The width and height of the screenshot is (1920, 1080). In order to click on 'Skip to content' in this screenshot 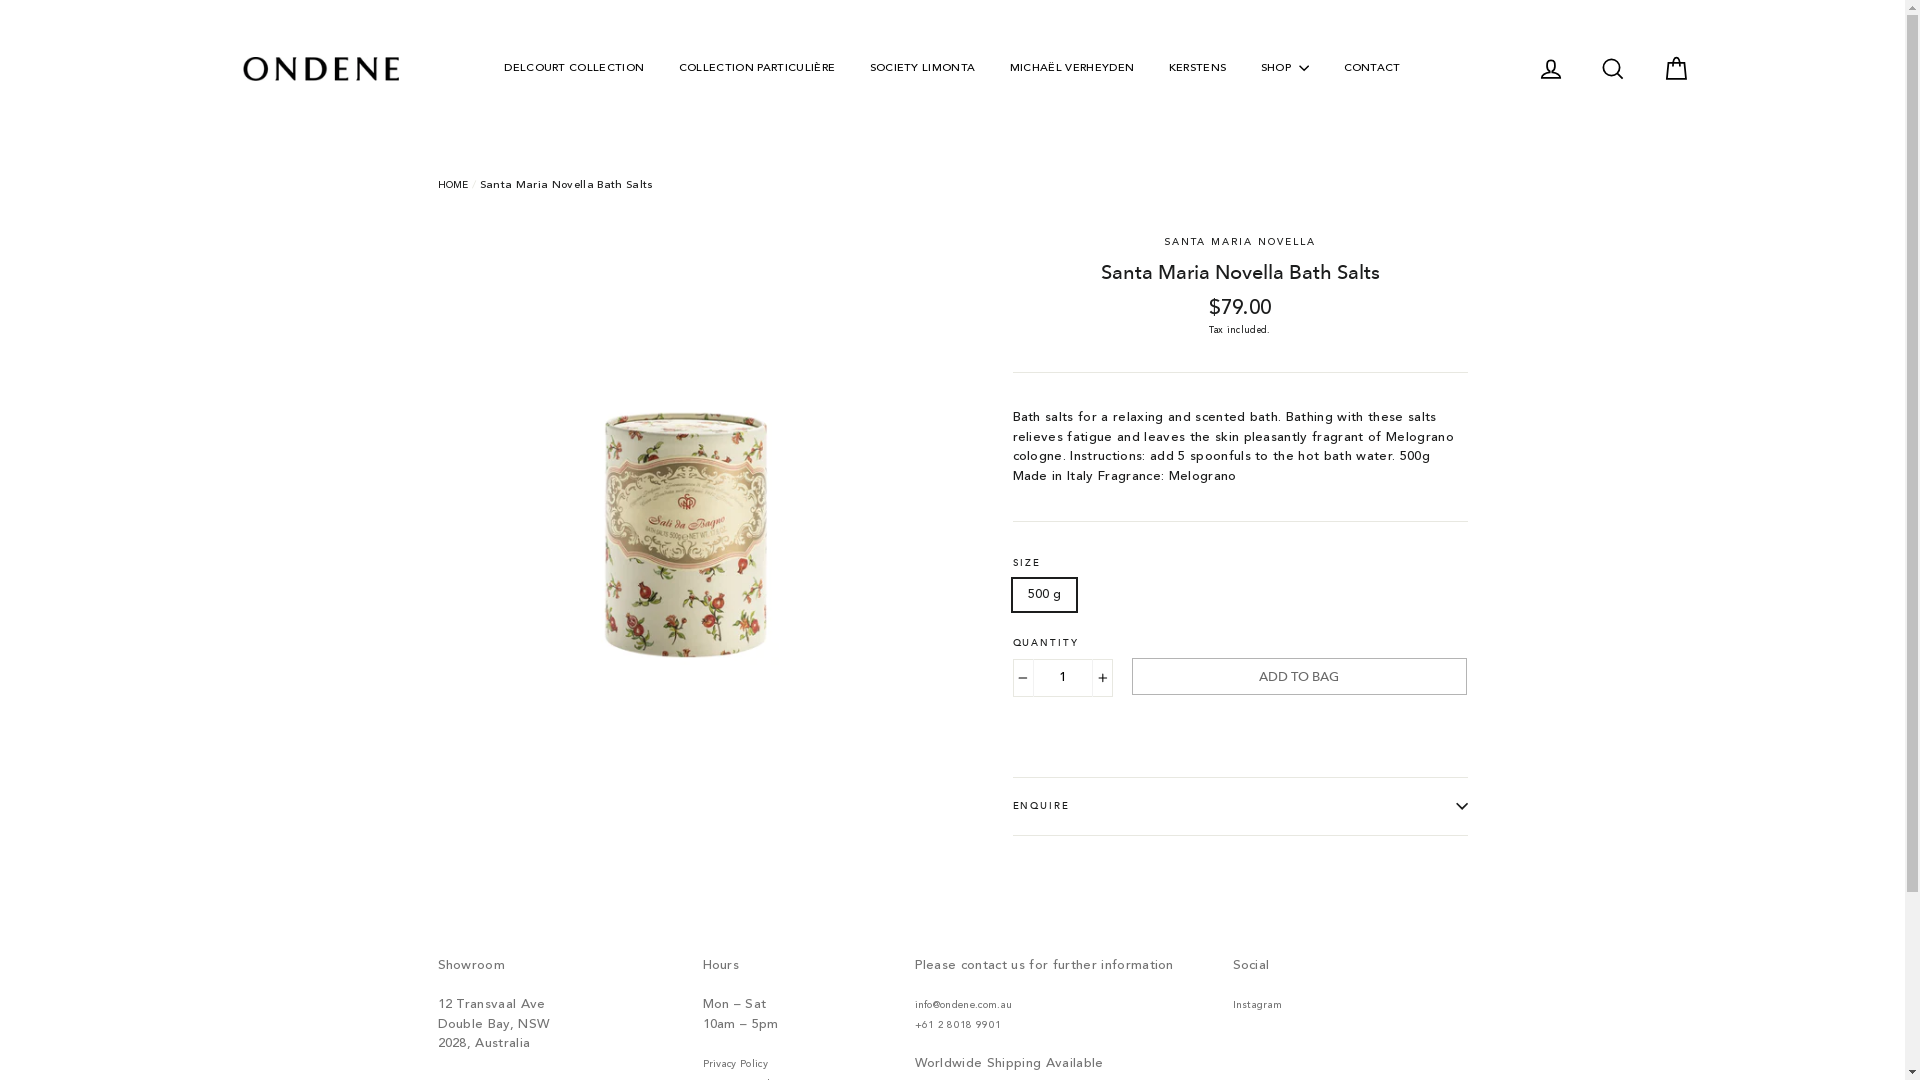, I will do `click(0, 0)`.